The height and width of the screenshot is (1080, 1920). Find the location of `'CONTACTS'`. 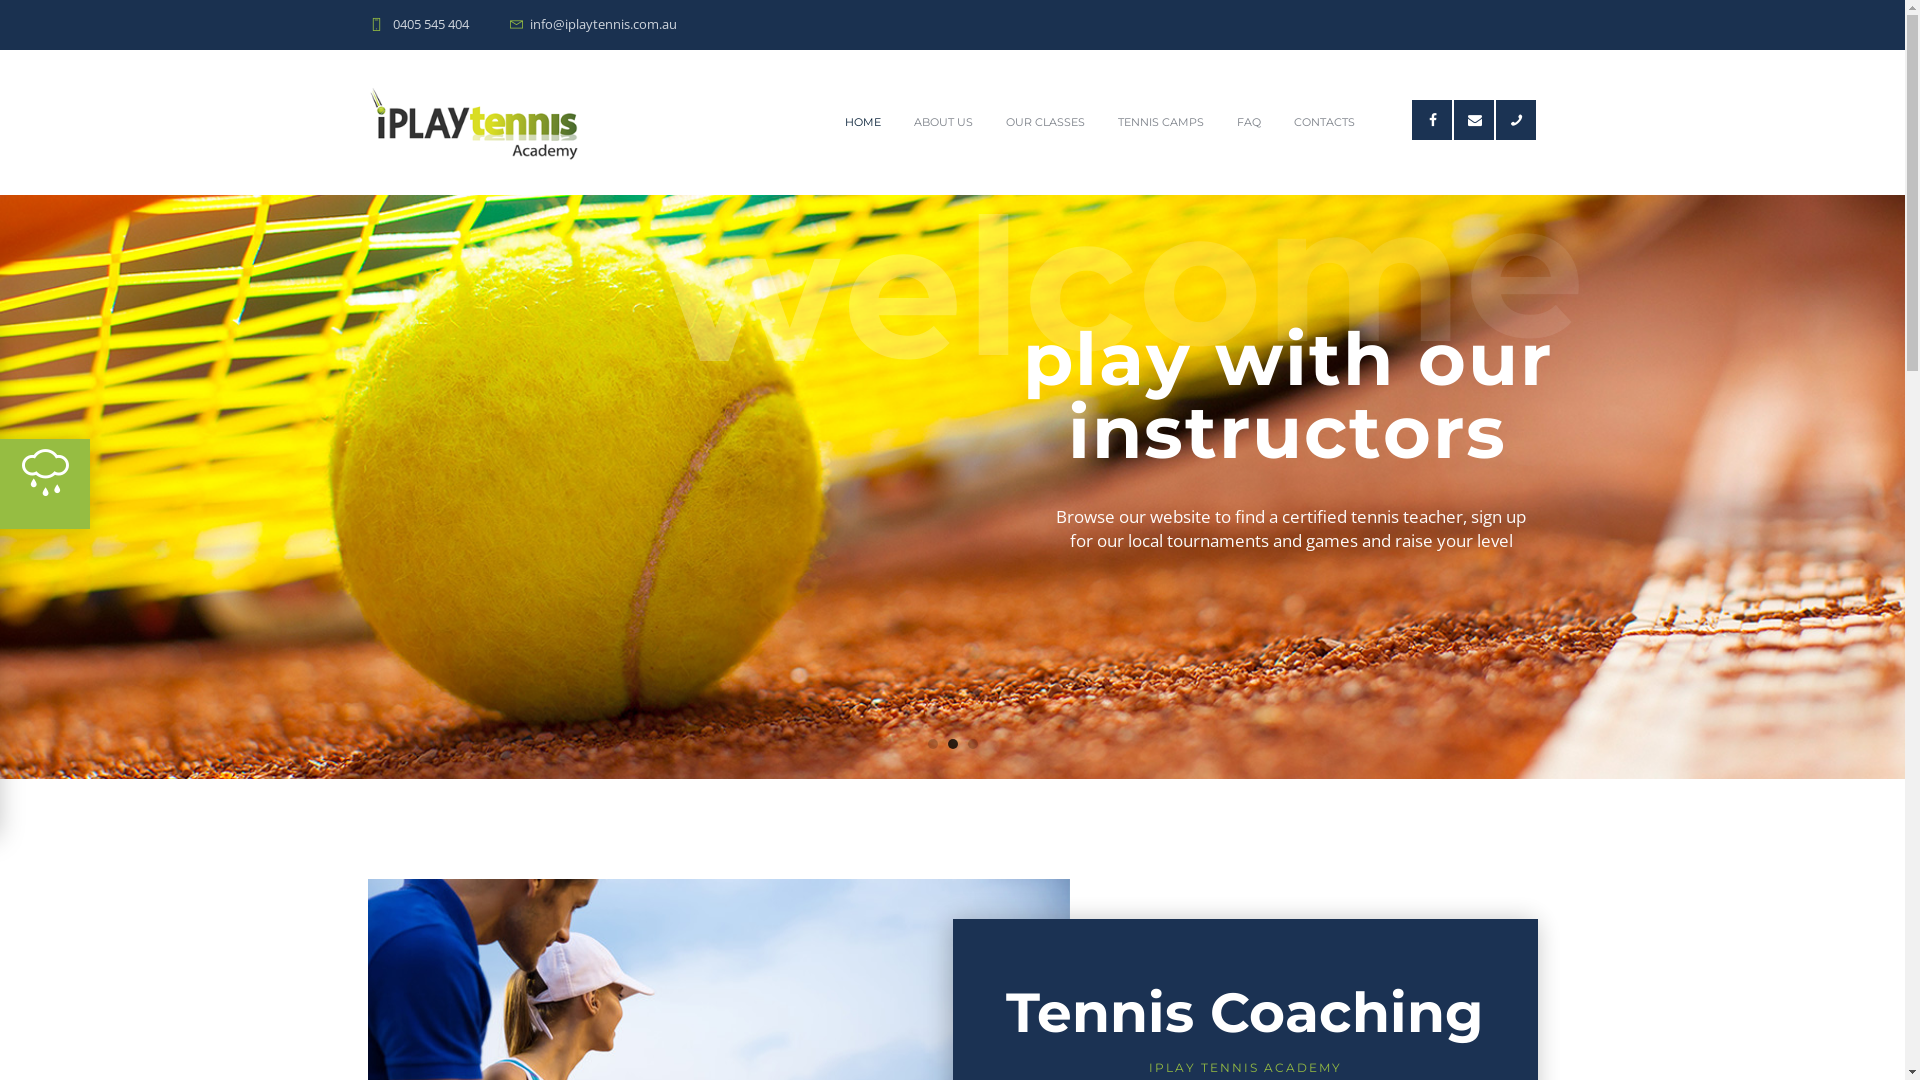

'CONTACTS' is located at coordinates (1324, 122).